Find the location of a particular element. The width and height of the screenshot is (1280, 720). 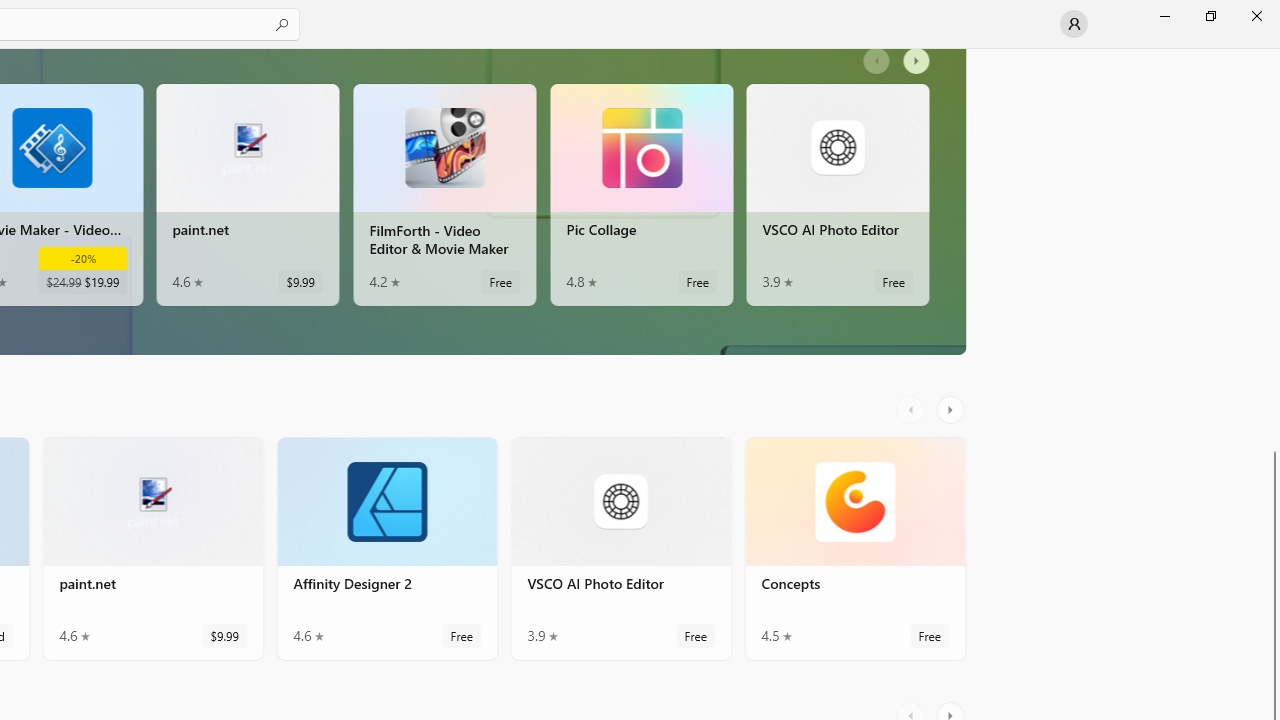

'AutomationID: LeftScrollButton' is located at coordinates (912, 409).